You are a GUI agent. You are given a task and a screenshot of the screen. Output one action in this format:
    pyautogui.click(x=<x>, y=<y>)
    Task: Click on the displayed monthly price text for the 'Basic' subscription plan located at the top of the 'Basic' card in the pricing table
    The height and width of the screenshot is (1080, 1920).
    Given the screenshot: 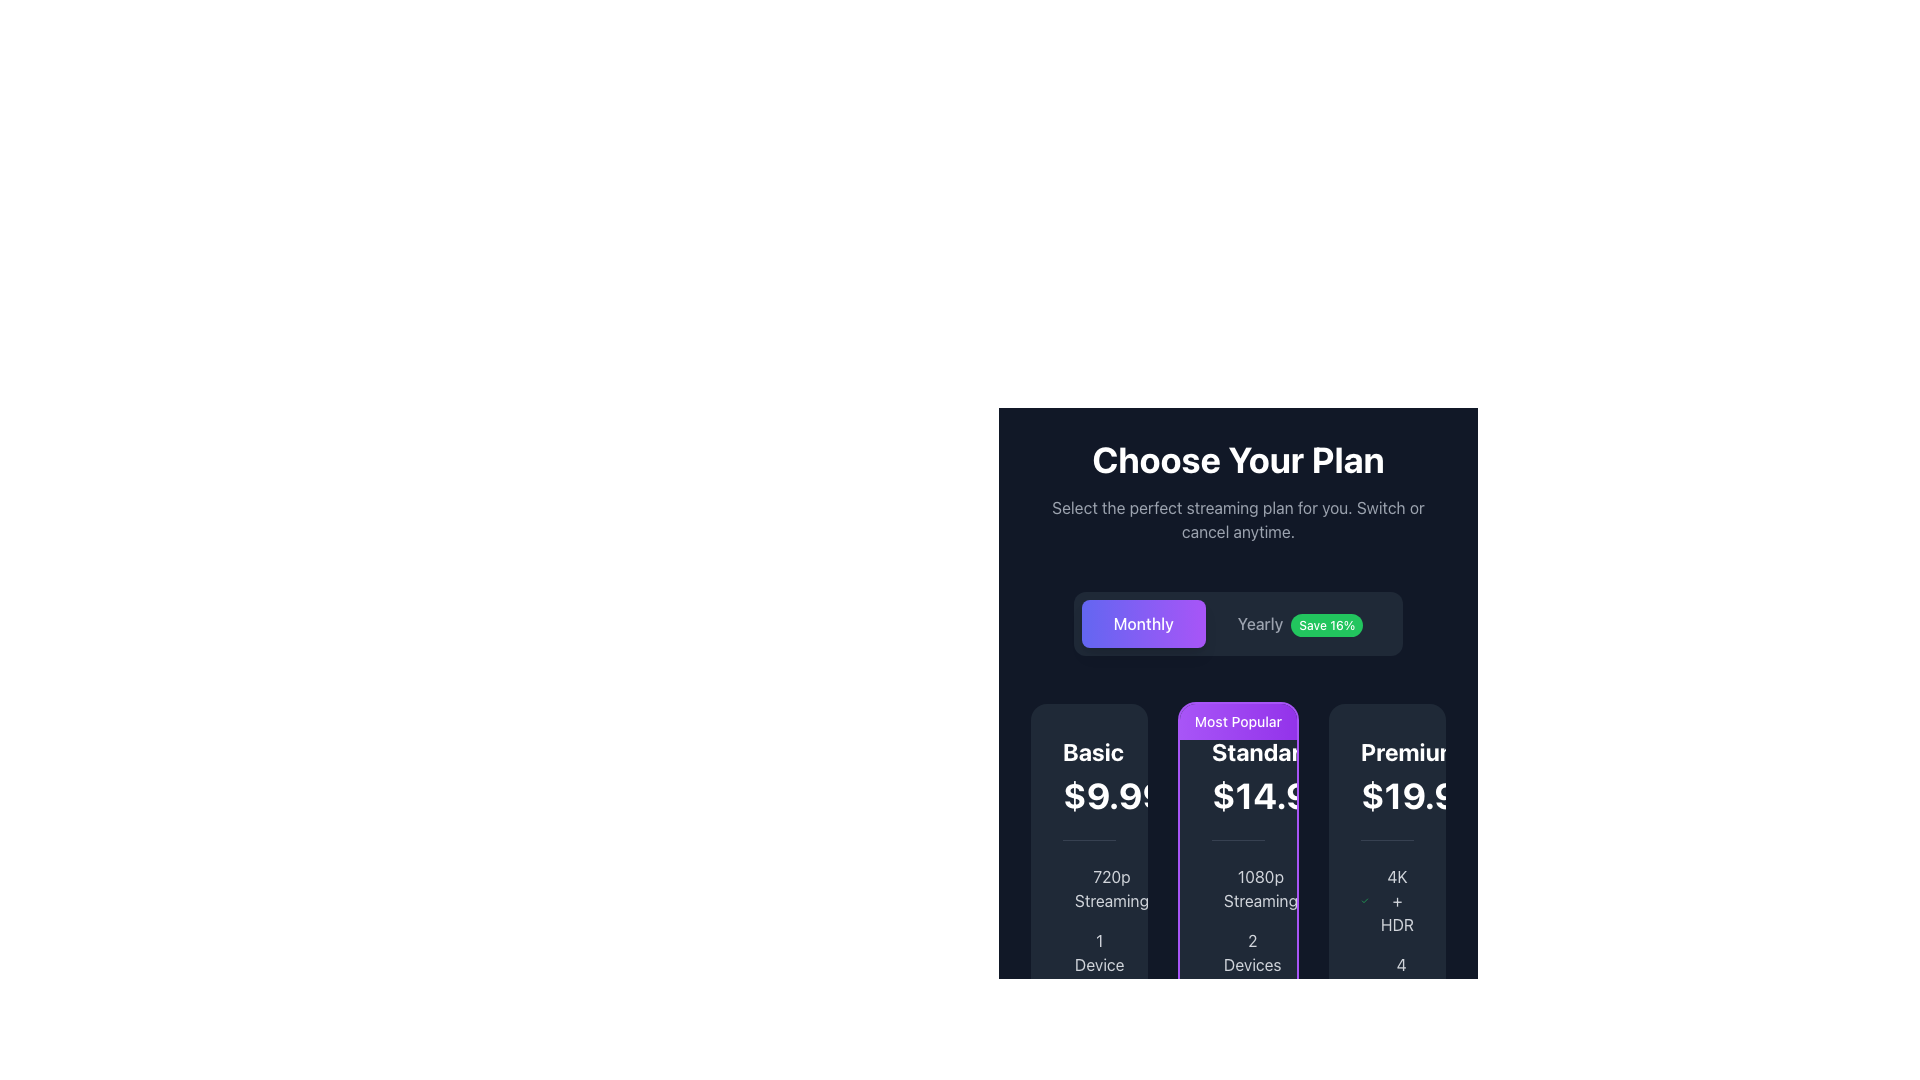 What is the action you would take?
    pyautogui.click(x=1113, y=794)
    